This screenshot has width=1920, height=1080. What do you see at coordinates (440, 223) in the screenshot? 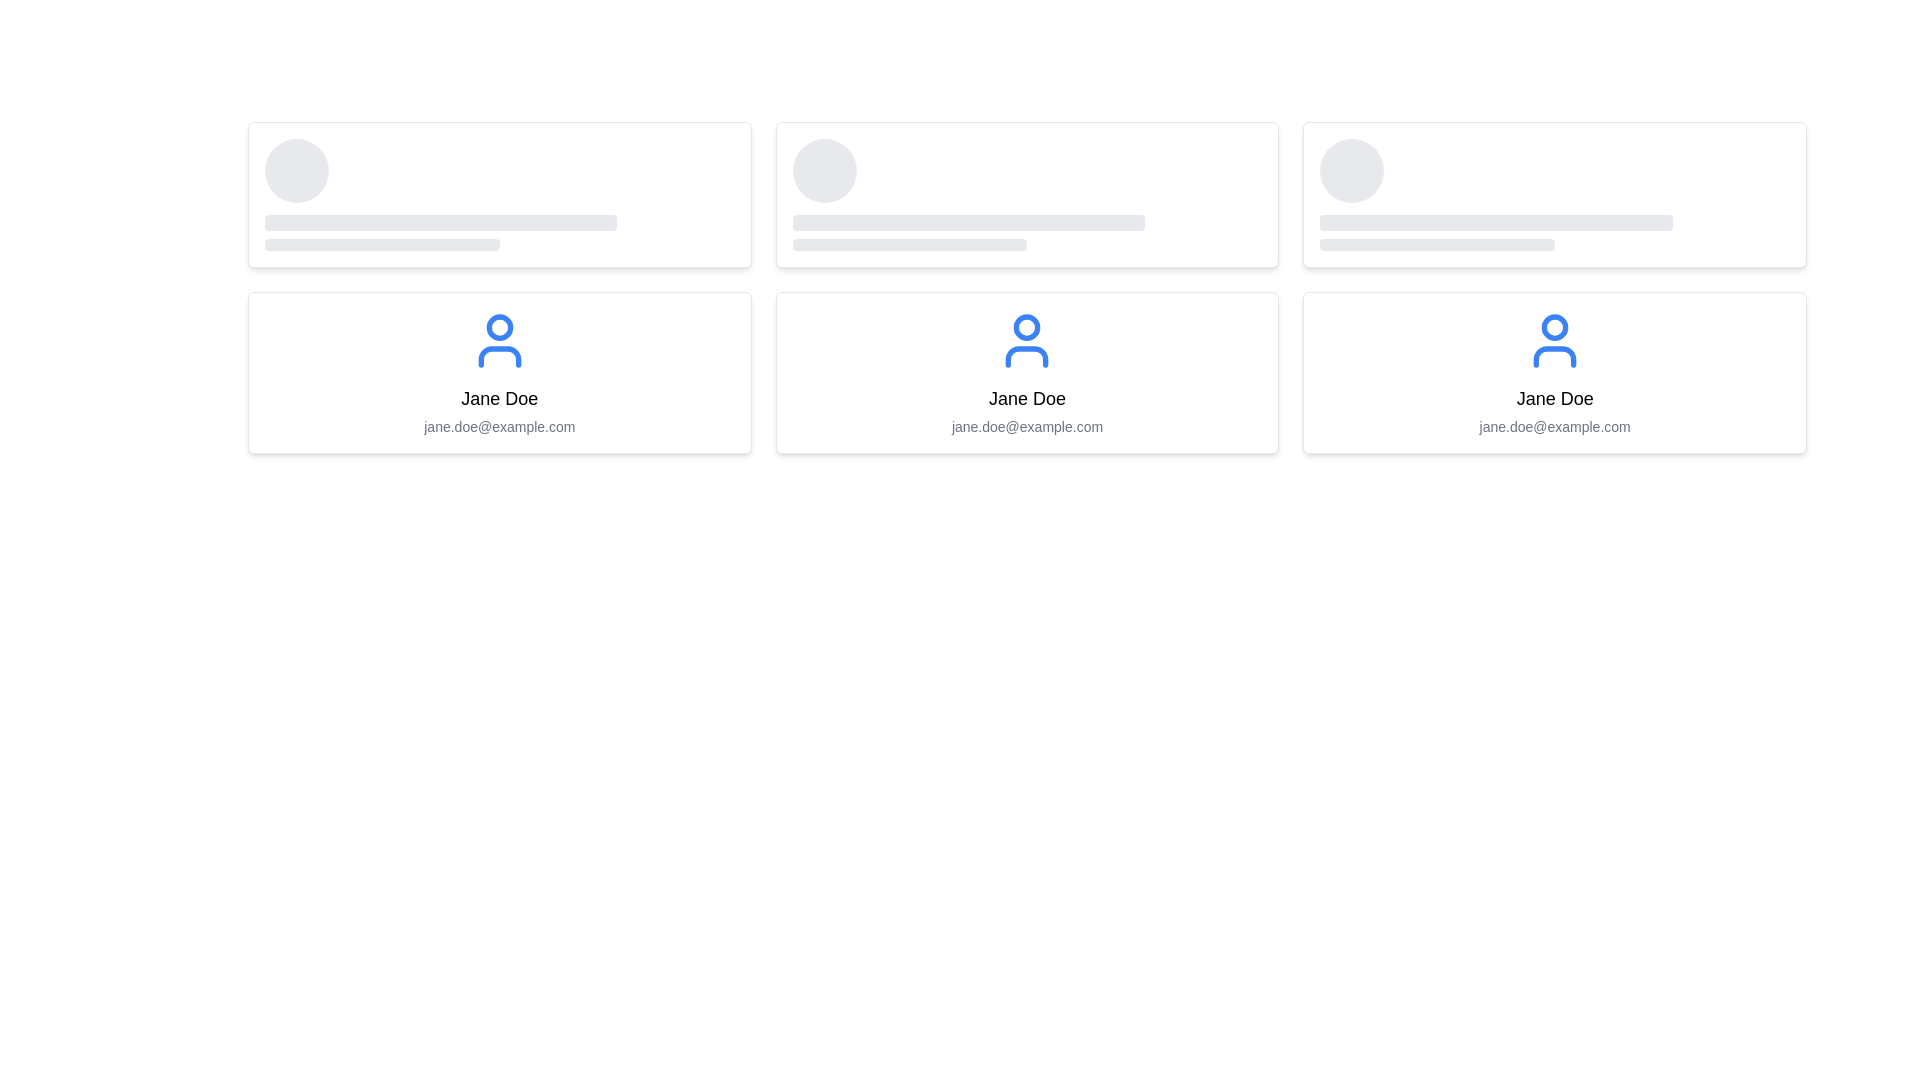
I see `the visual placeholder (skeleton loader bar) element, which is a horizontal light gray bar with rounded corners, located beneath a circular avatar placeholder` at bounding box center [440, 223].